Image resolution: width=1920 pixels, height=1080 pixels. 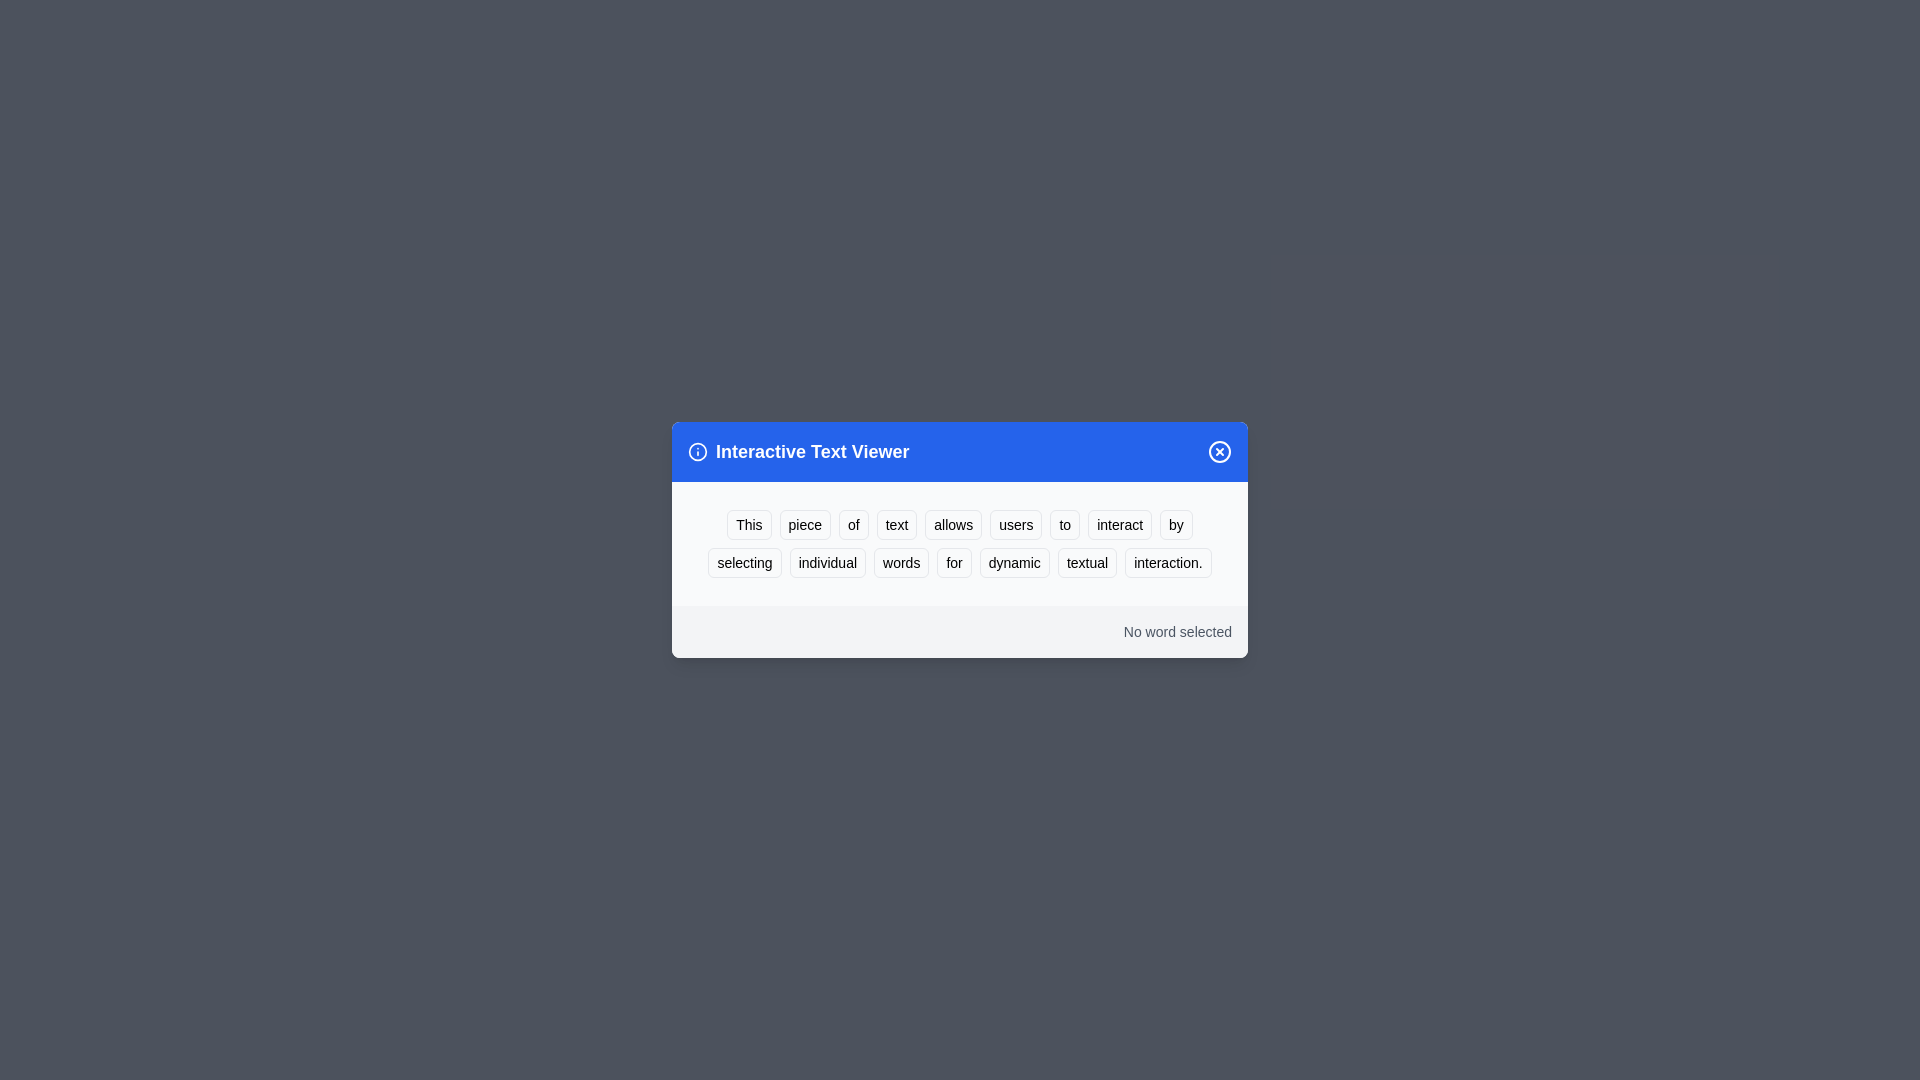 What do you see at coordinates (748, 523) in the screenshot?
I see `the word 'This' to highlight it` at bounding box center [748, 523].